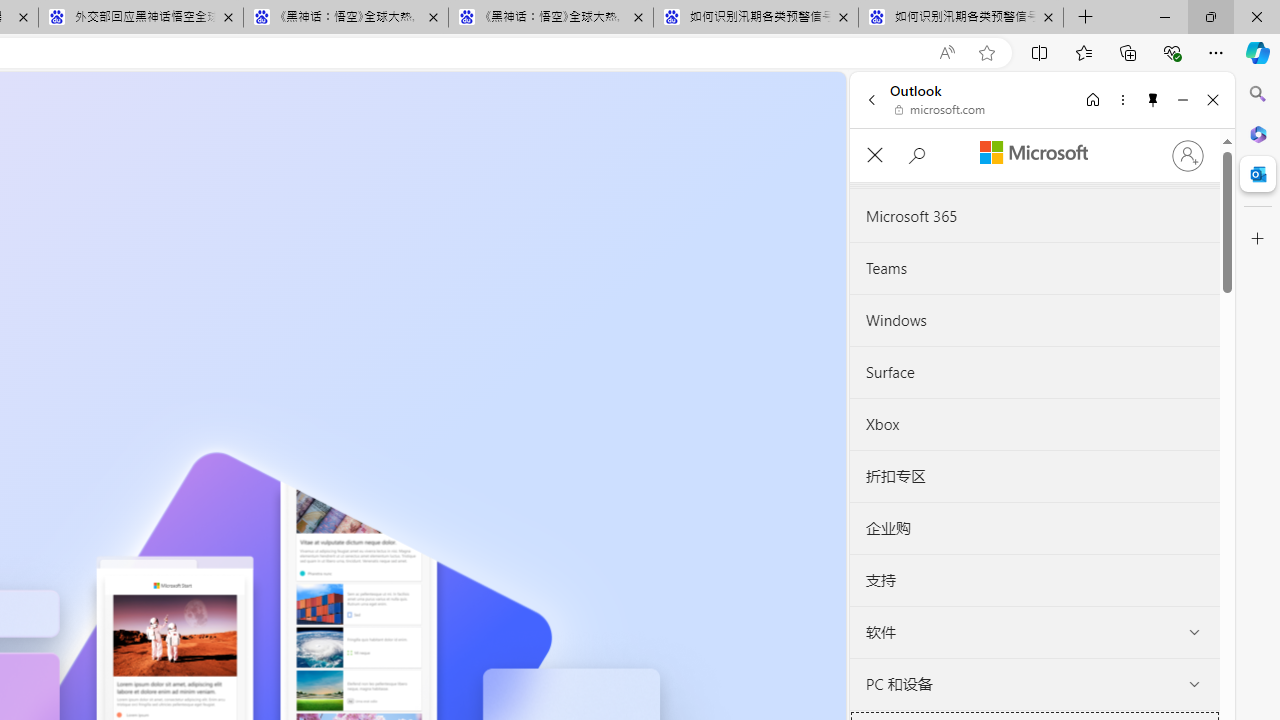 This screenshot has height=720, width=1280. I want to click on 'Microsoft', so click(1033, 152).